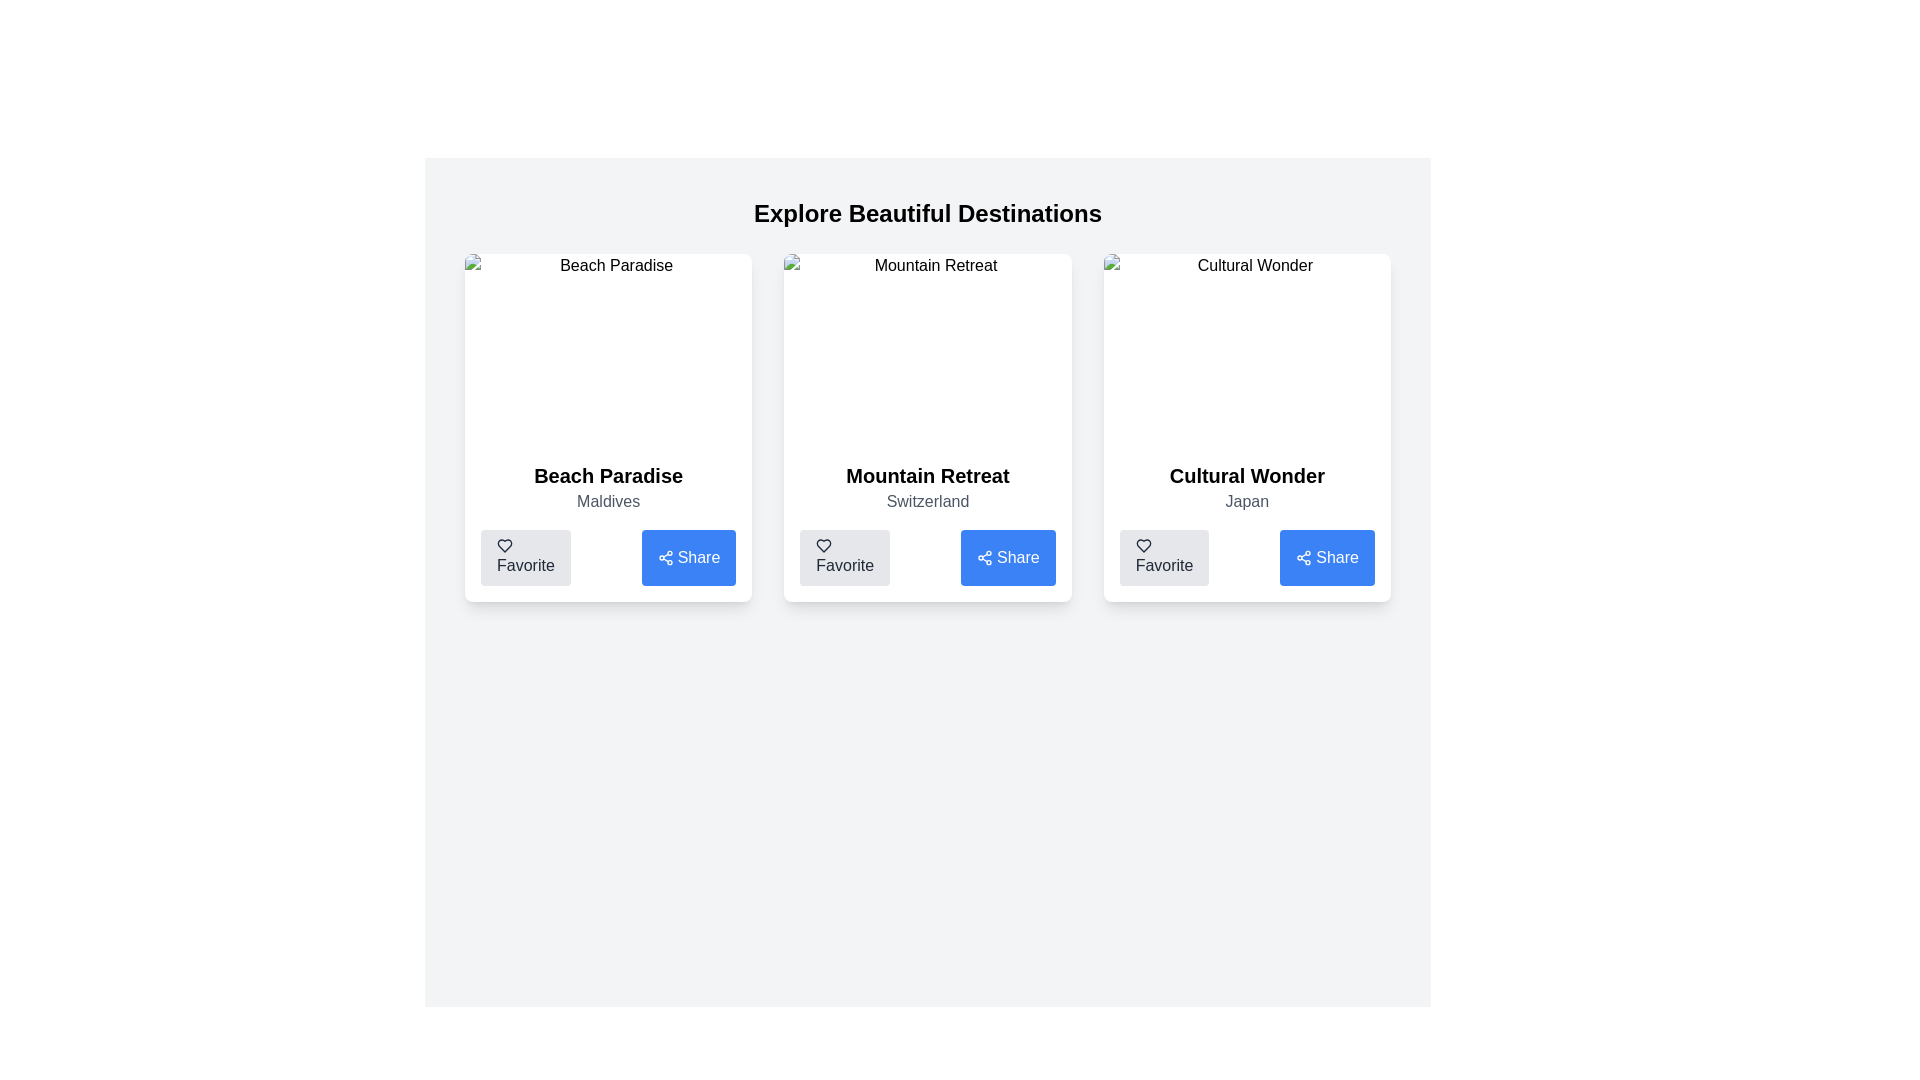 This screenshot has width=1920, height=1080. Describe the element at coordinates (1304, 558) in the screenshot. I see `the sharing icon located within the 'Share' button at the bottom-right corner of the 'Cultural Wonder' card in the 'Explore Beautiful Destinations' section` at that location.